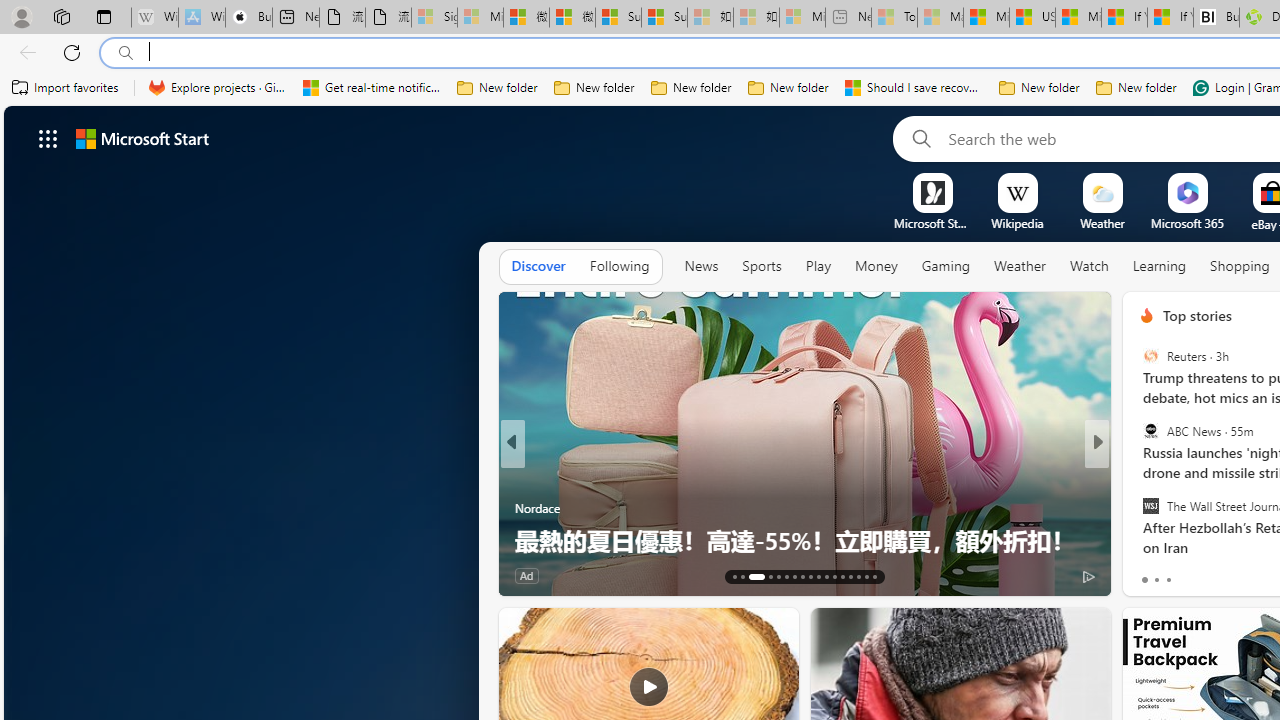  What do you see at coordinates (1088, 265) in the screenshot?
I see `'Watch'` at bounding box center [1088, 265].